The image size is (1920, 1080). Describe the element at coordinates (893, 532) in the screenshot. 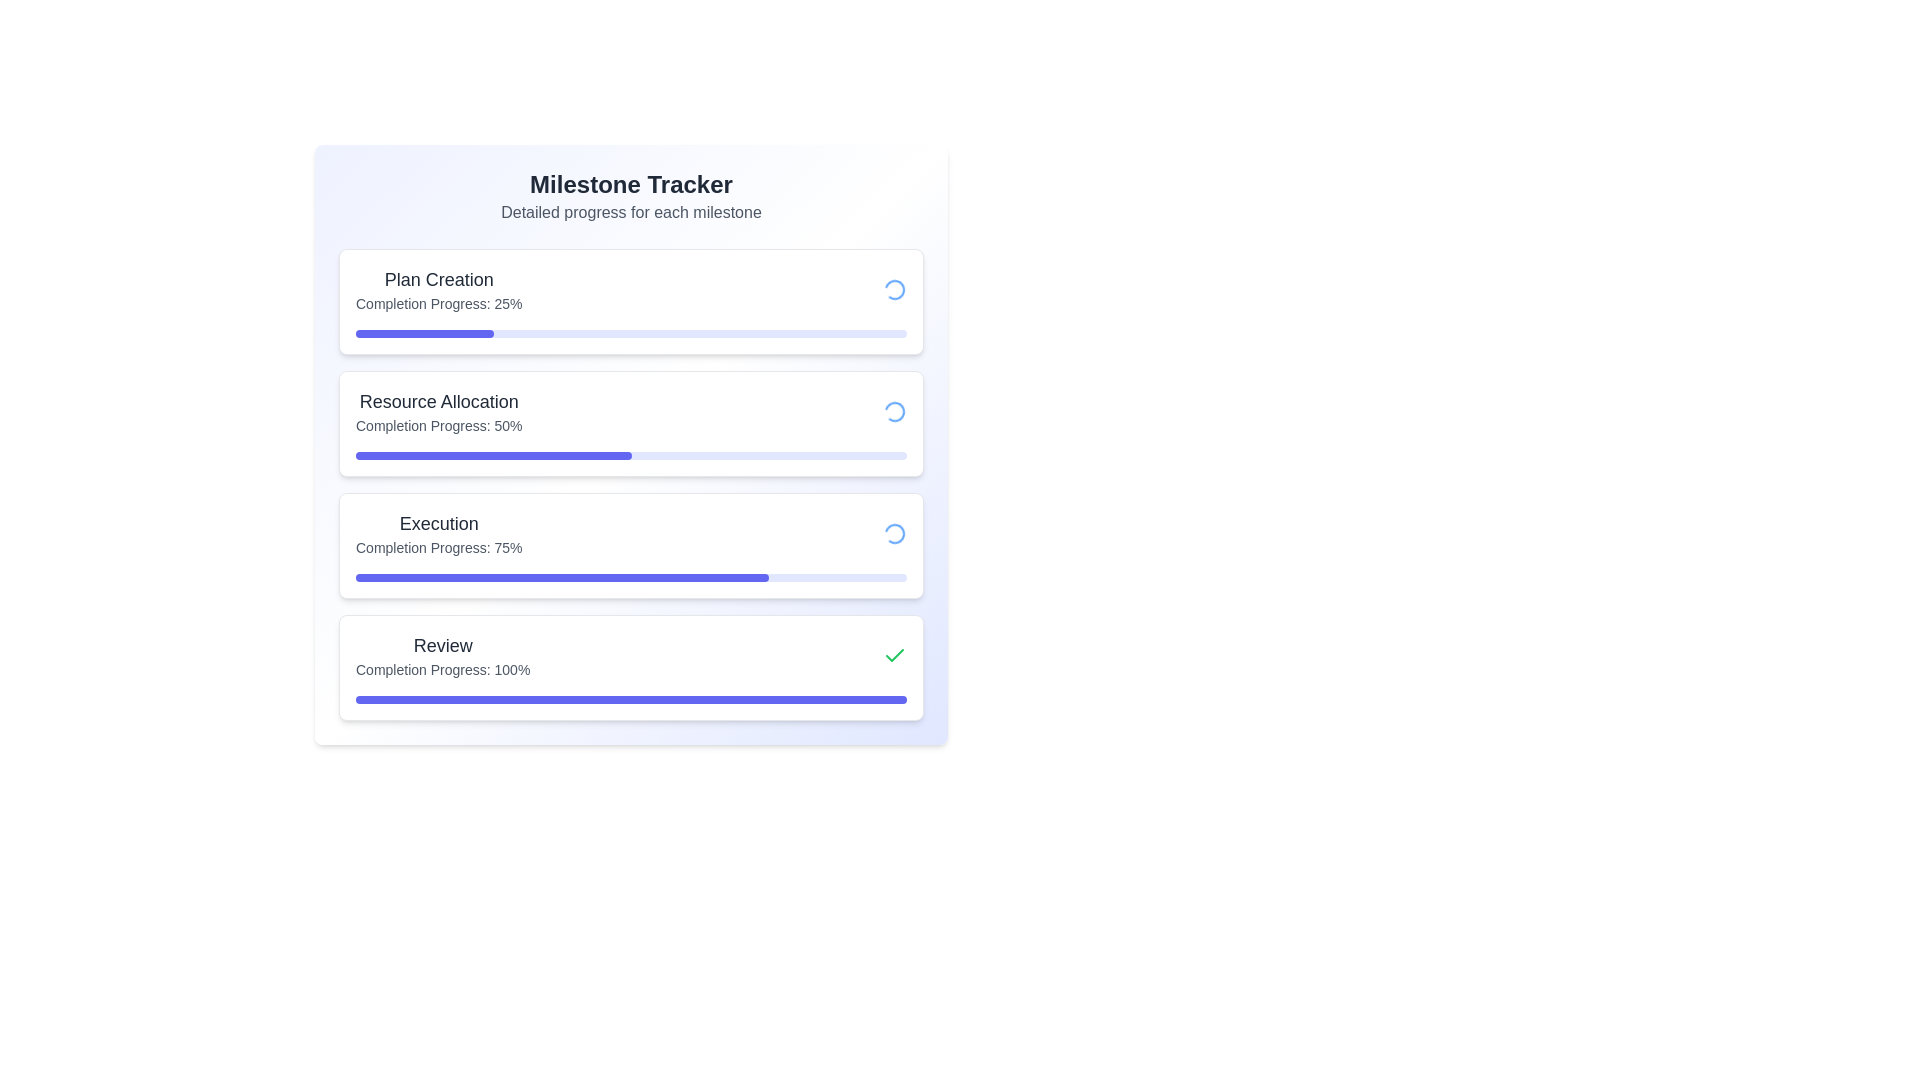

I see `the Loading Spinner located at the far-right side of the 'Execution' milestone progress bar to observe additional animations or details` at that location.